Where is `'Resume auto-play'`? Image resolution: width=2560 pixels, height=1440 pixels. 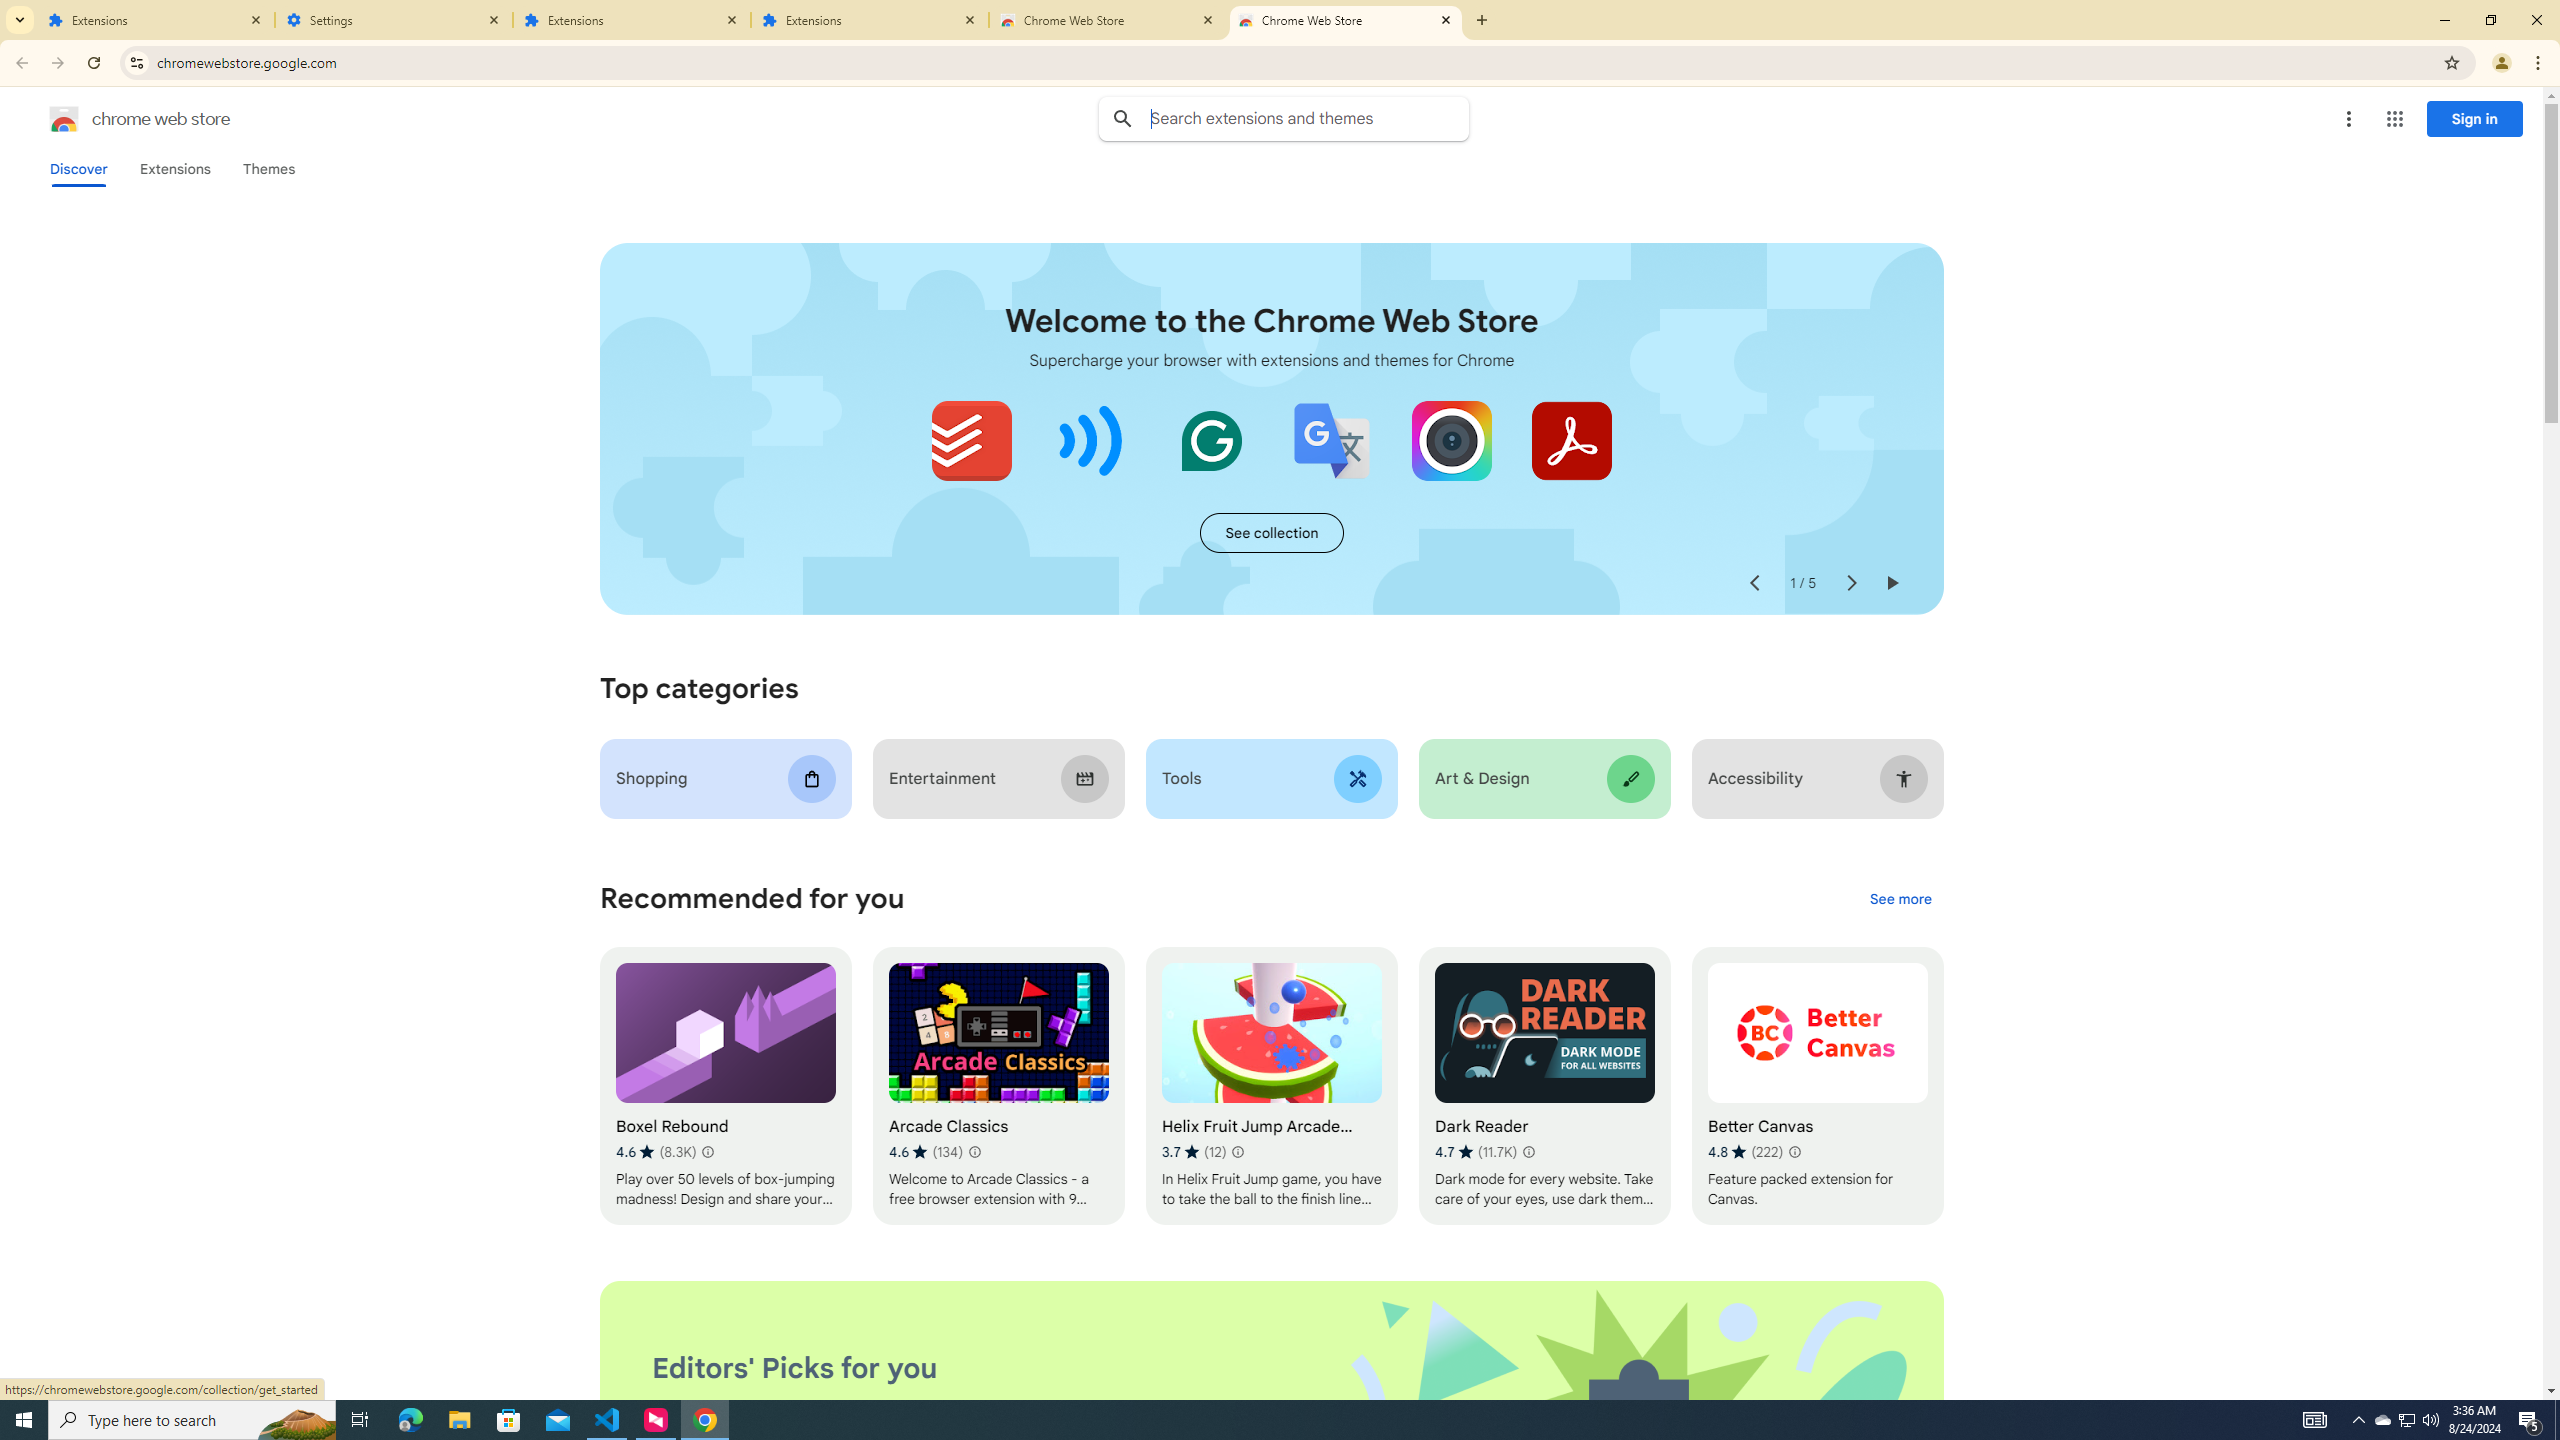
'Resume auto-play' is located at coordinates (1891, 582).